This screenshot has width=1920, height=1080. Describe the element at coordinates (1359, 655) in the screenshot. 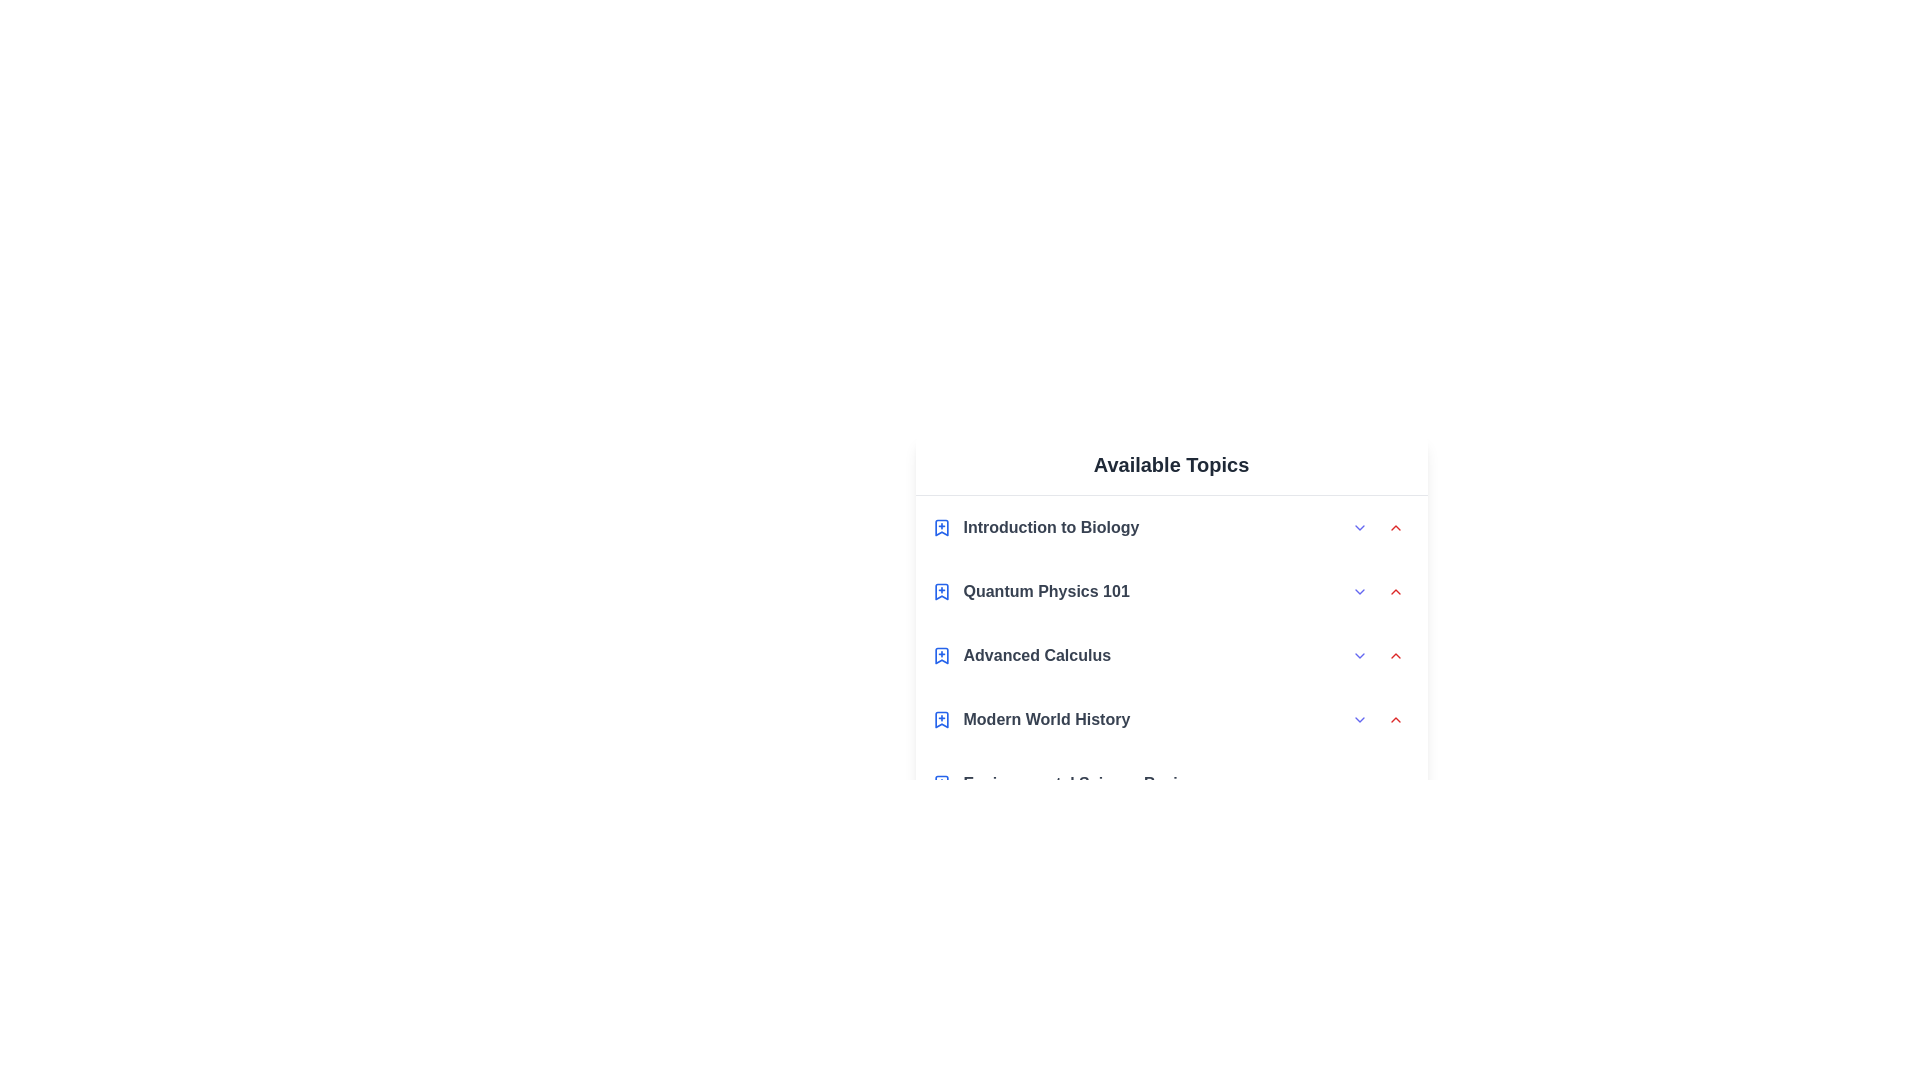

I see `the expand arrow for the topic Advanced Calculus` at that location.